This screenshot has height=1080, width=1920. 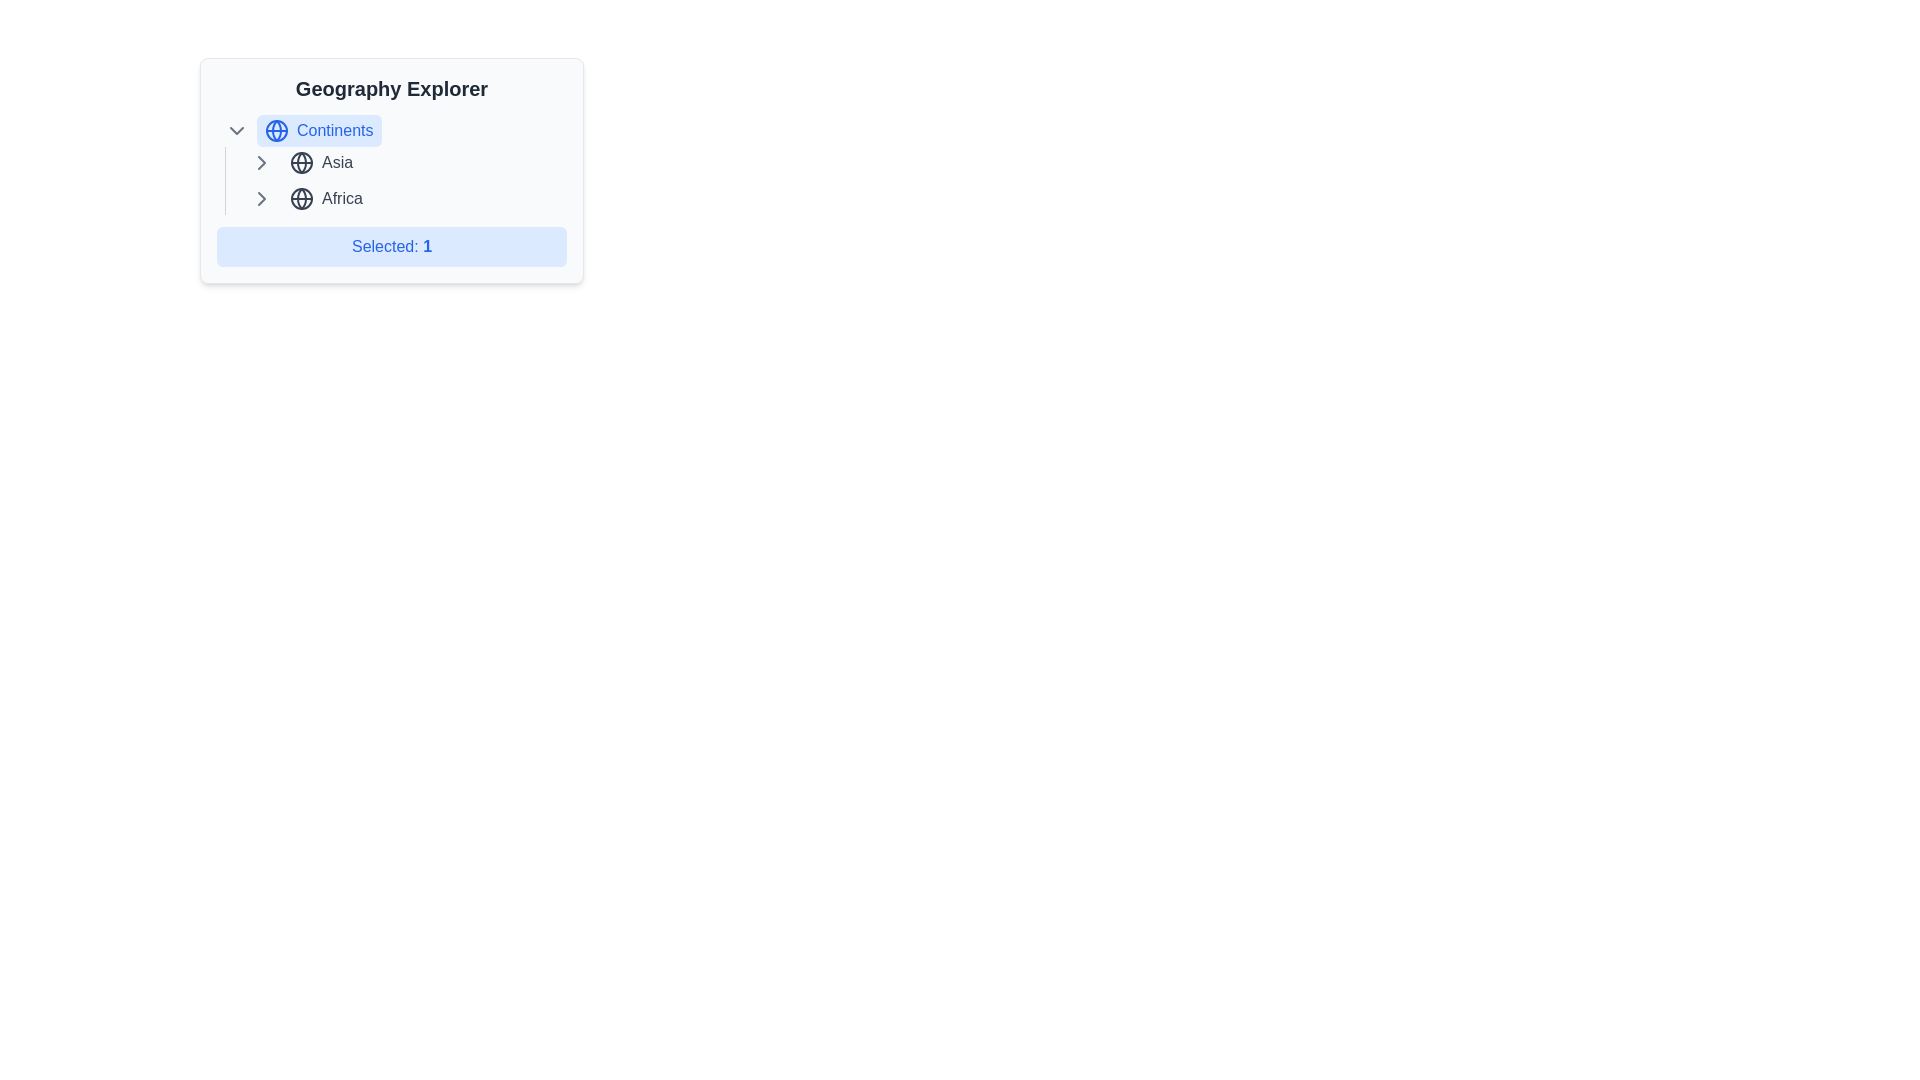 What do you see at coordinates (321, 161) in the screenshot?
I see `the selectable continent 'Asia' in the 'Geography Explorer' section to change its text color` at bounding box center [321, 161].